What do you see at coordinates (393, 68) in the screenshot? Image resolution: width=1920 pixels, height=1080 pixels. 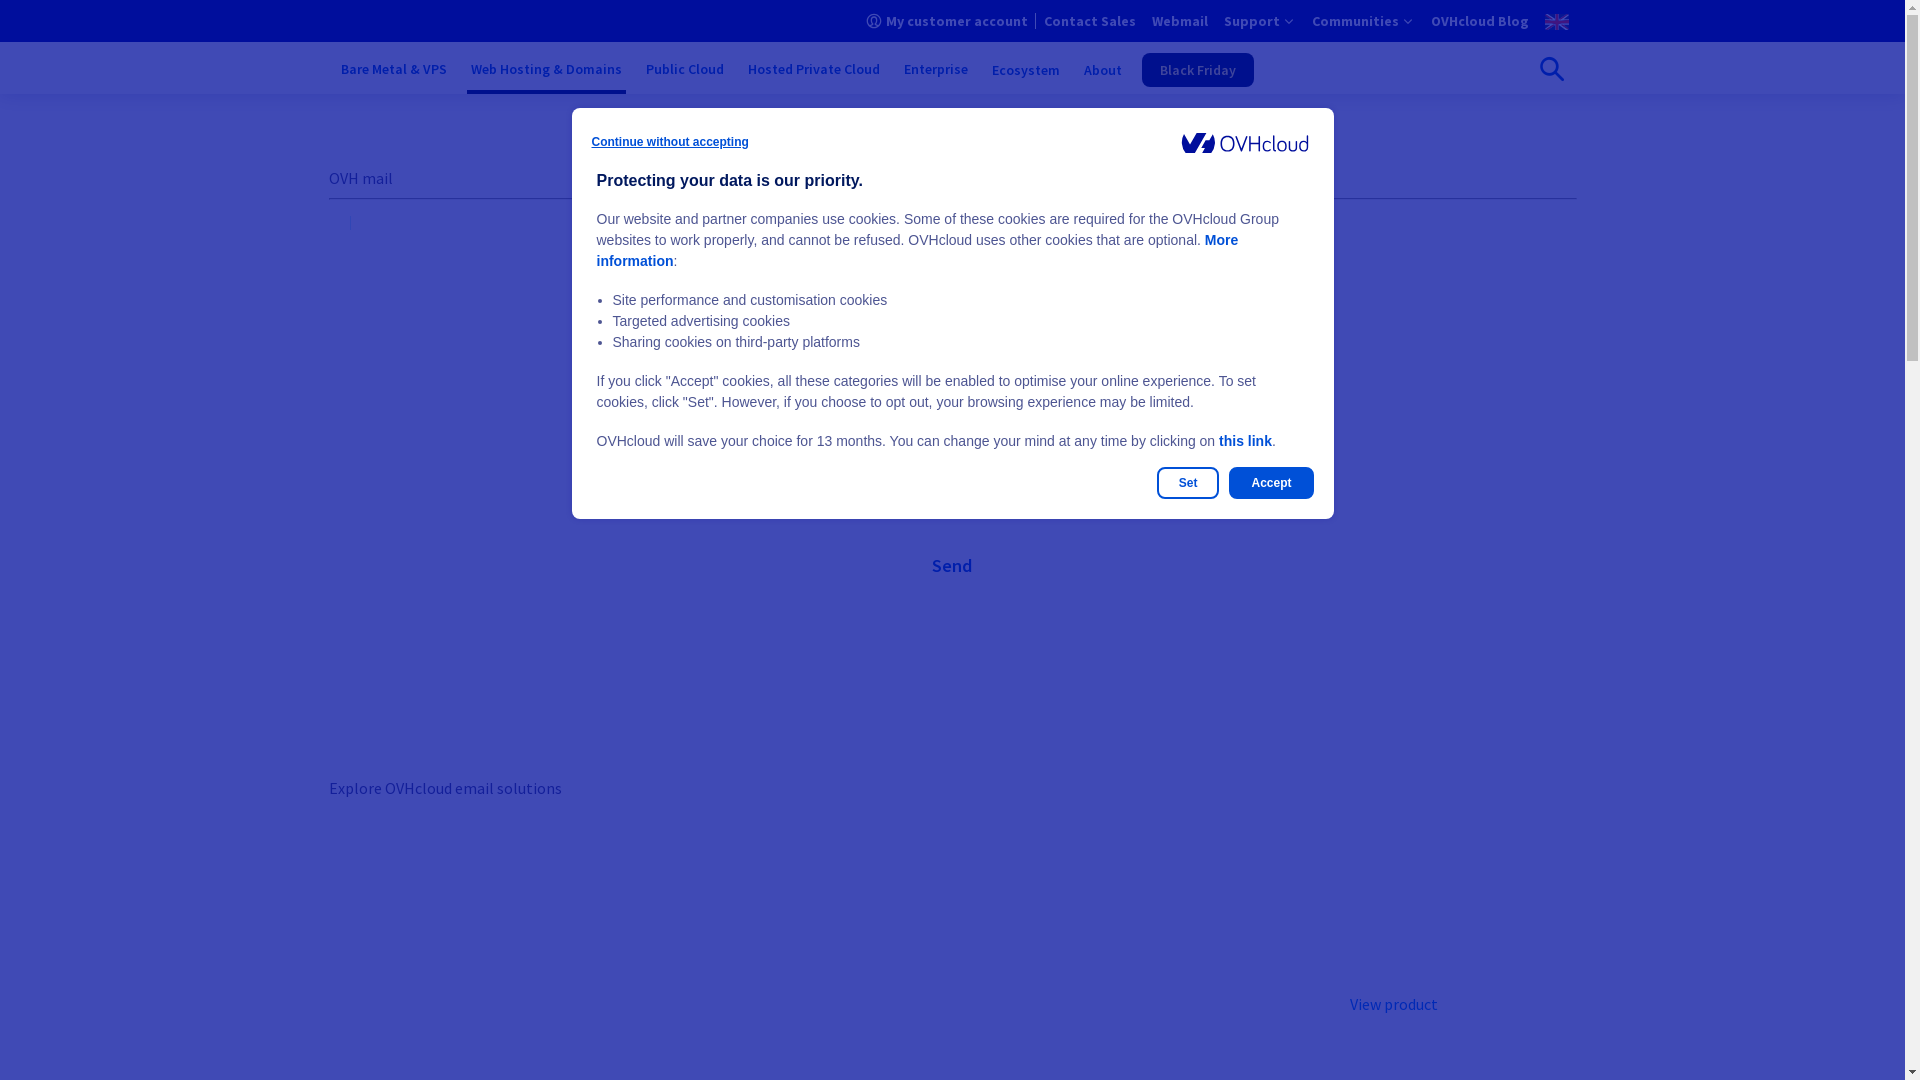 I see `'Bare Metal & VPS'` at bounding box center [393, 68].